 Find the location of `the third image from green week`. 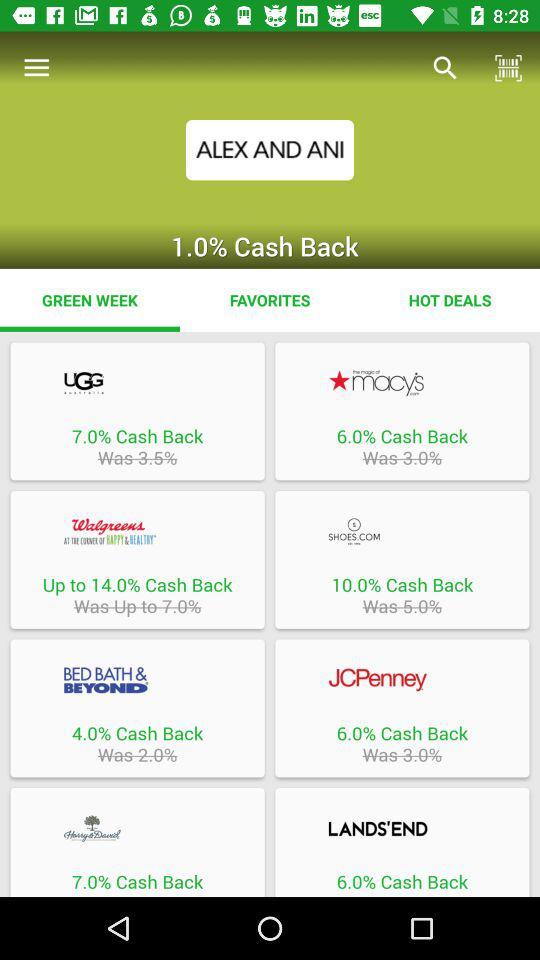

the third image from green week is located at coordinates (137, 559).